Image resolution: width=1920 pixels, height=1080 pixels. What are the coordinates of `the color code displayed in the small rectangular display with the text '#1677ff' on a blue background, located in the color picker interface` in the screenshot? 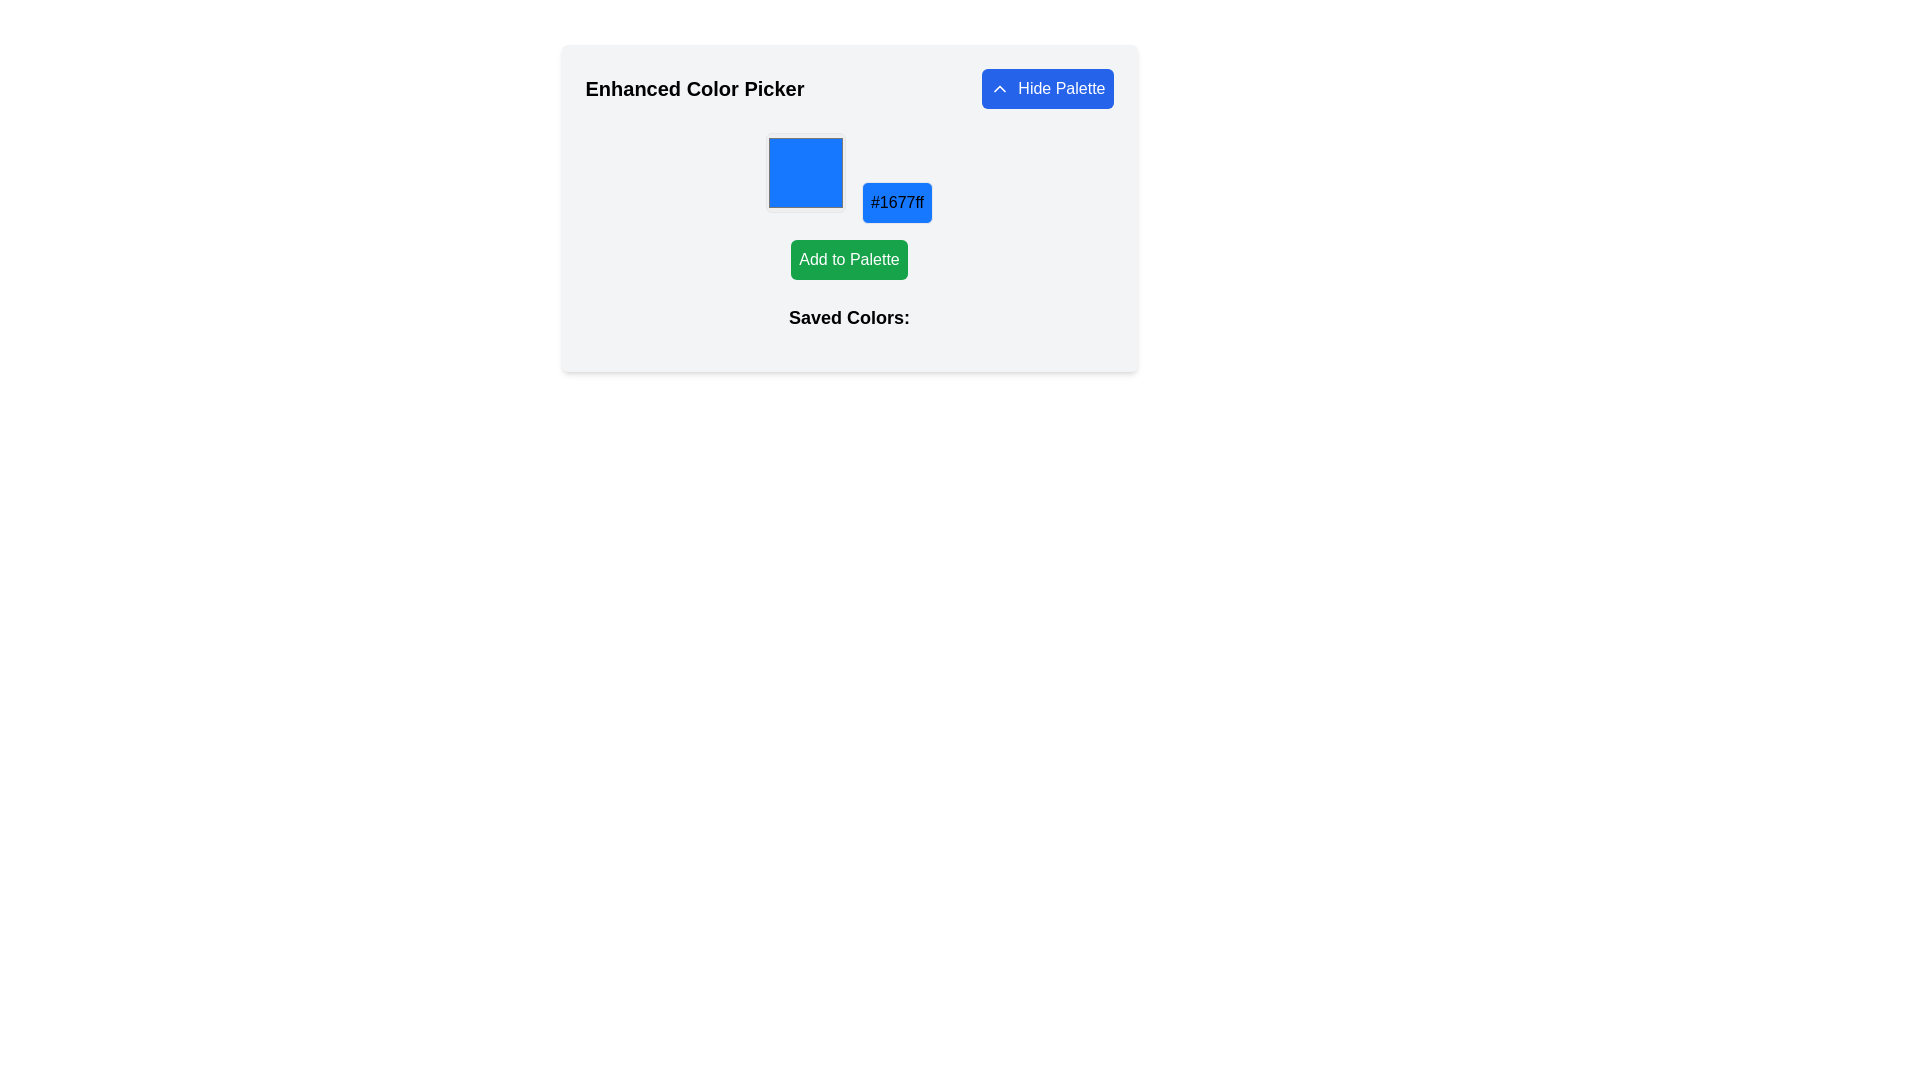 It's located at (896, 203).